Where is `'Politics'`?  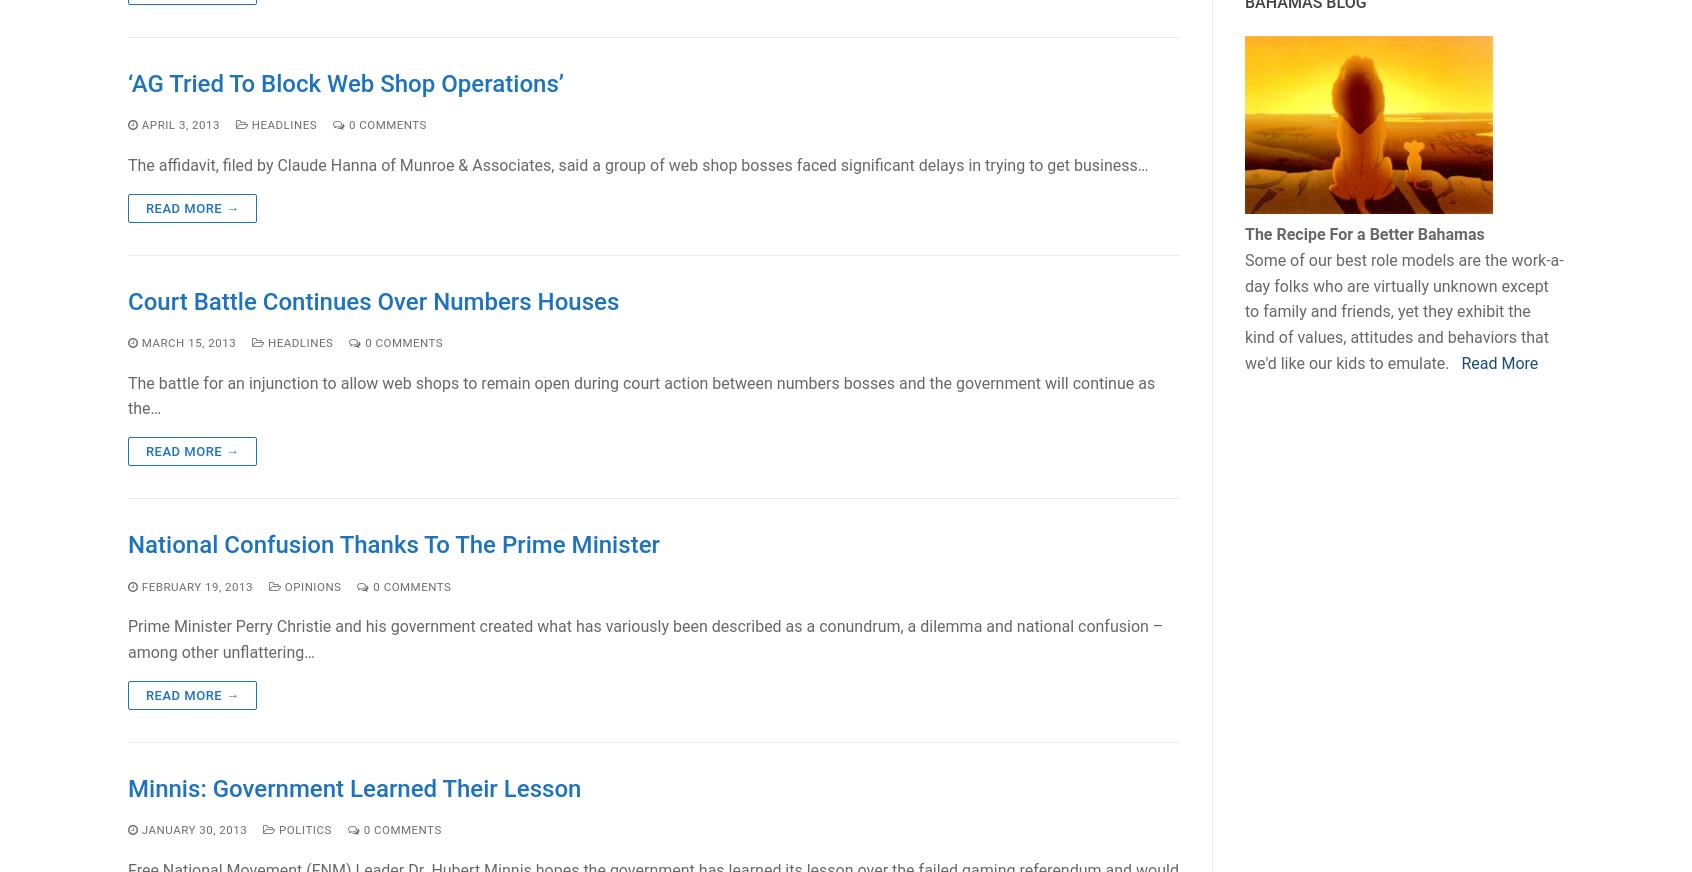 'Politics' is located at coordinates (302, 829).